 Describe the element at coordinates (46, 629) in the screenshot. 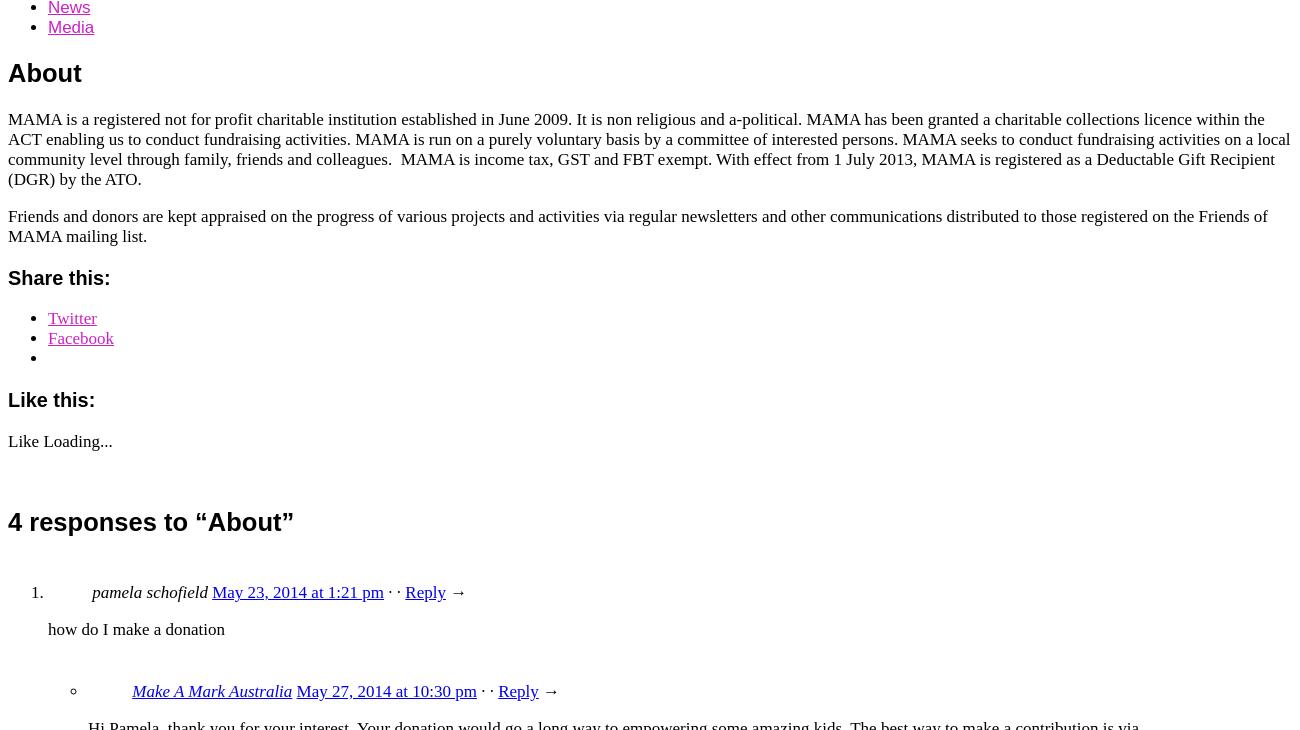

I see `'how do I make a donation'` at that location.